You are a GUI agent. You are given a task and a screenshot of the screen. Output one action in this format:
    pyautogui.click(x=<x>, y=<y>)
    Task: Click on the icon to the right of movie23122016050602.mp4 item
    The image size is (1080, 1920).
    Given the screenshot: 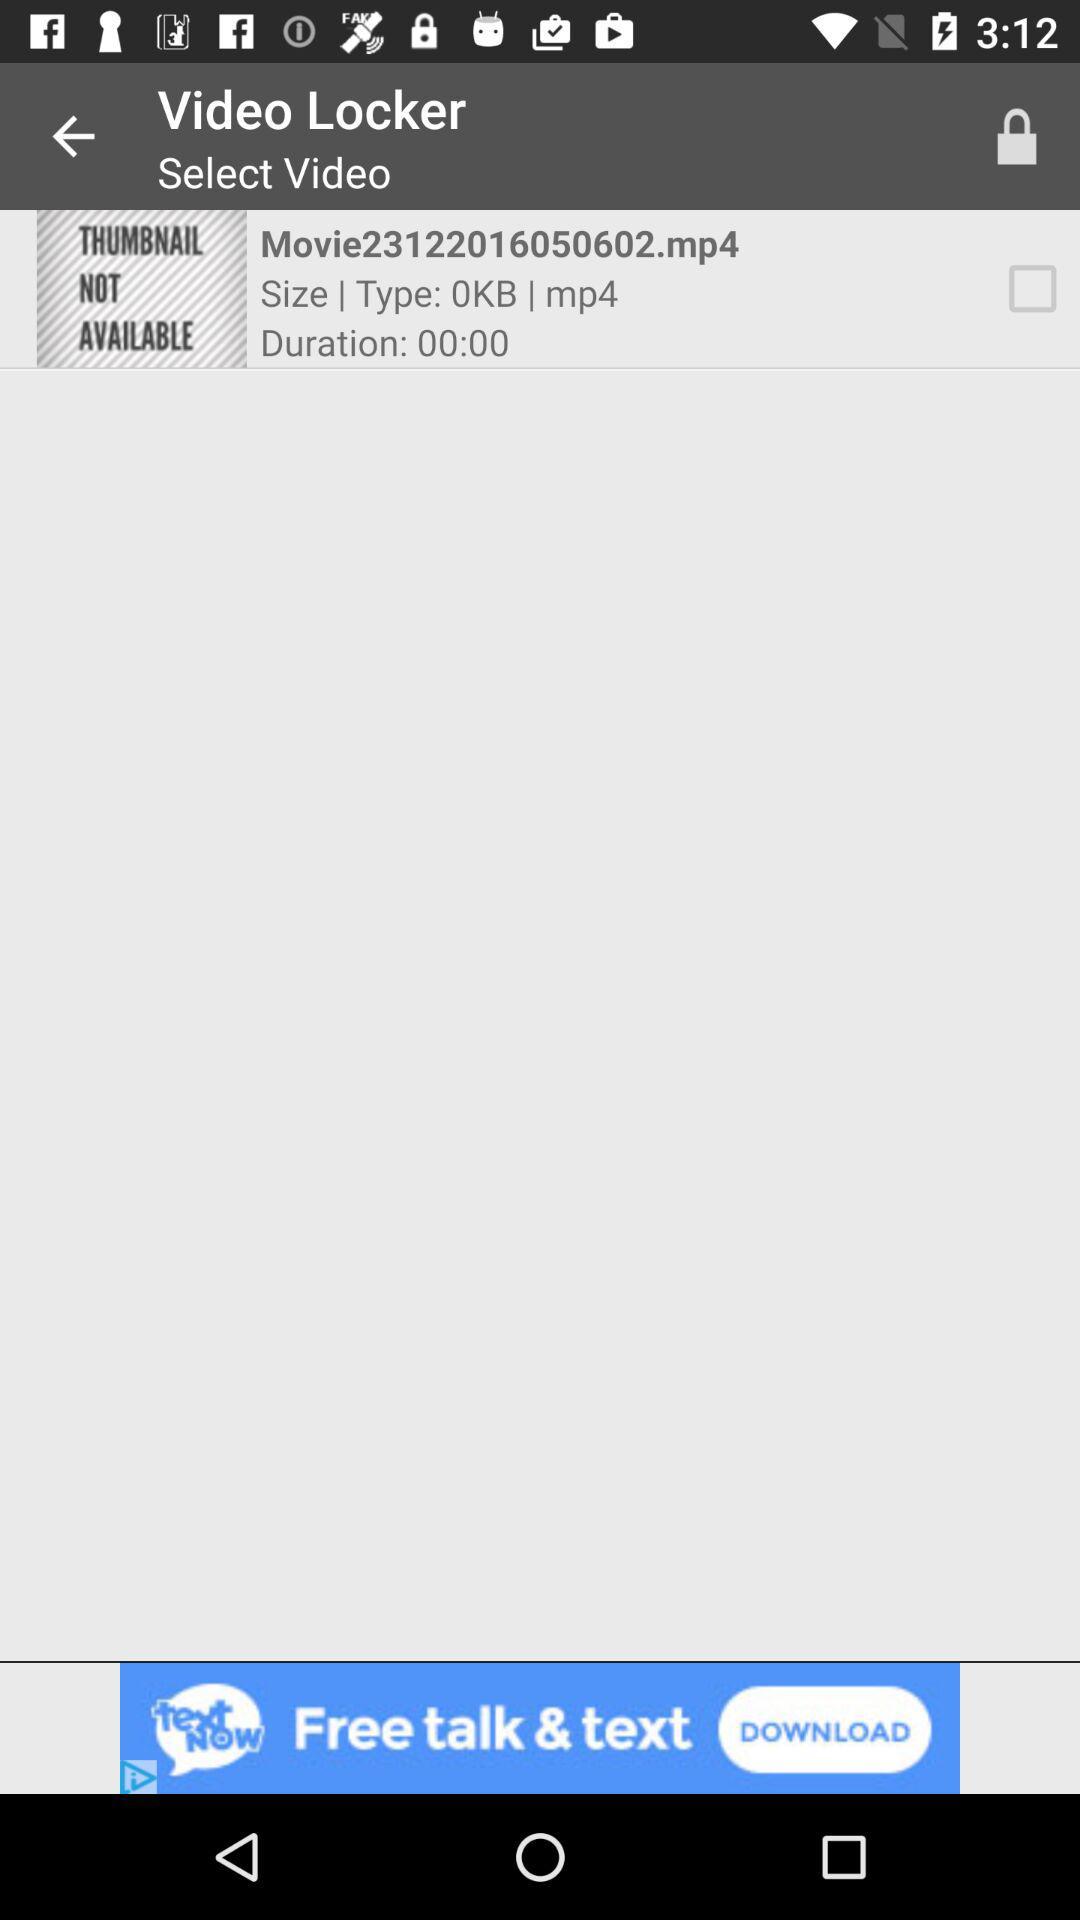 What is the action you would take?
    pyautogui.click(x=1032, y=287)
    